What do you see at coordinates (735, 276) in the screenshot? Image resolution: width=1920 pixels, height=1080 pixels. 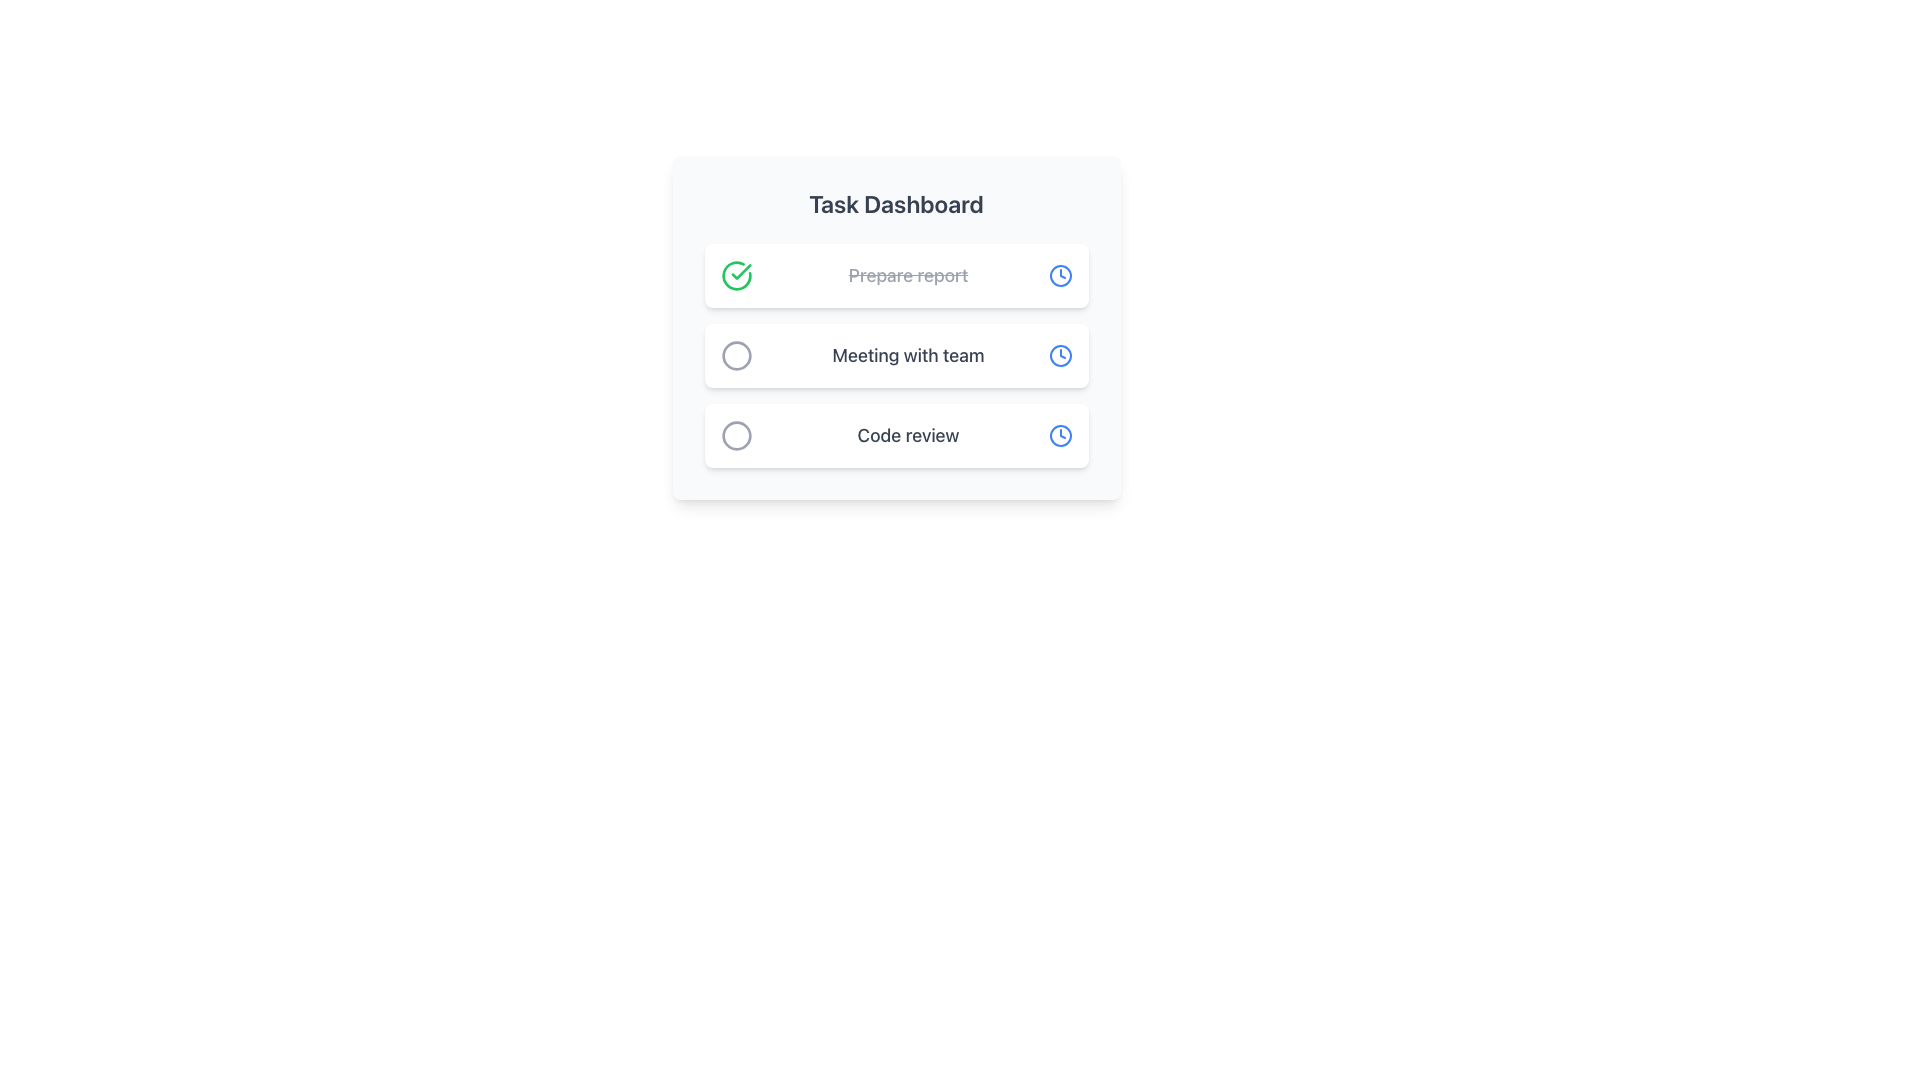 I see `the green circular icon with a checkmark located to the left of the strikethrough text 'Prepare report'` at bounding box center [735, 276].